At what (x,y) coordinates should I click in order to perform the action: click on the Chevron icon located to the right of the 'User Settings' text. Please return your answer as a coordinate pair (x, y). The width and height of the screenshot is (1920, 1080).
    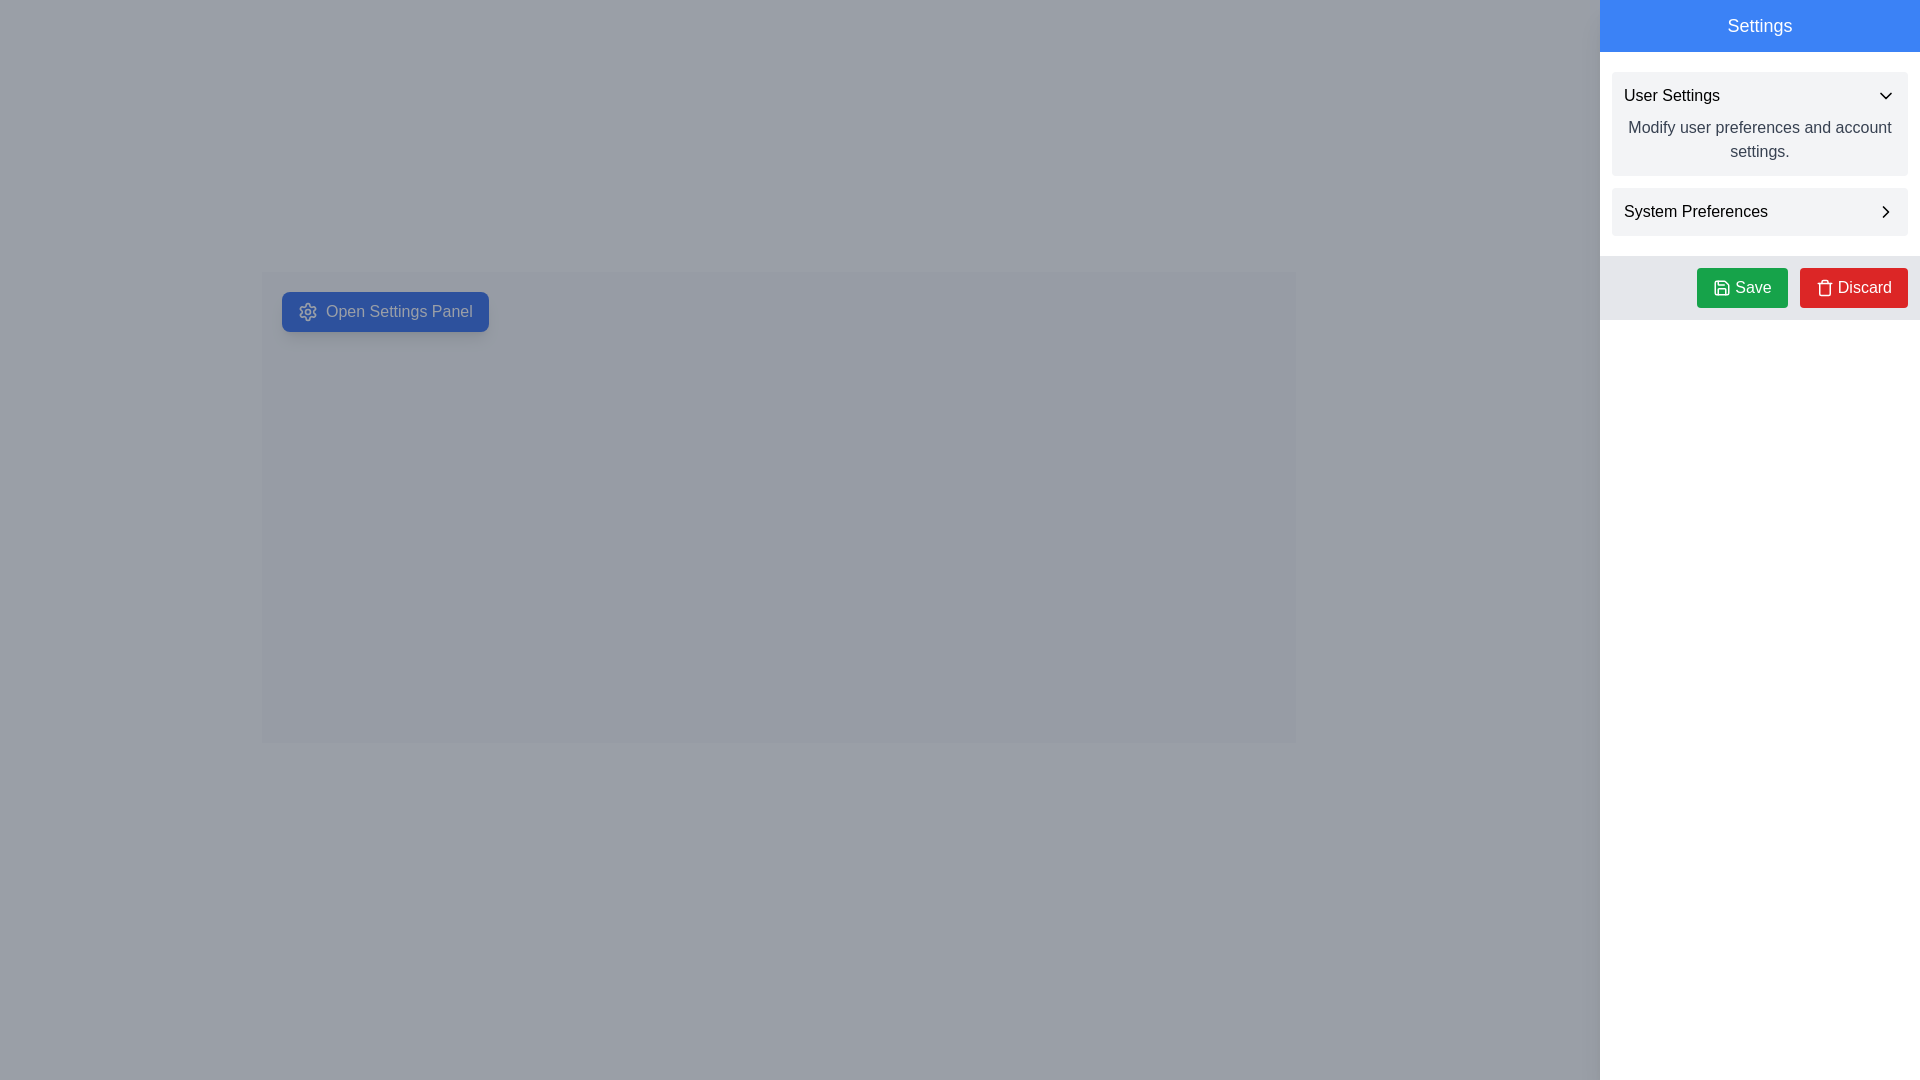
    Looking at the image, I should click on (1885, 96).